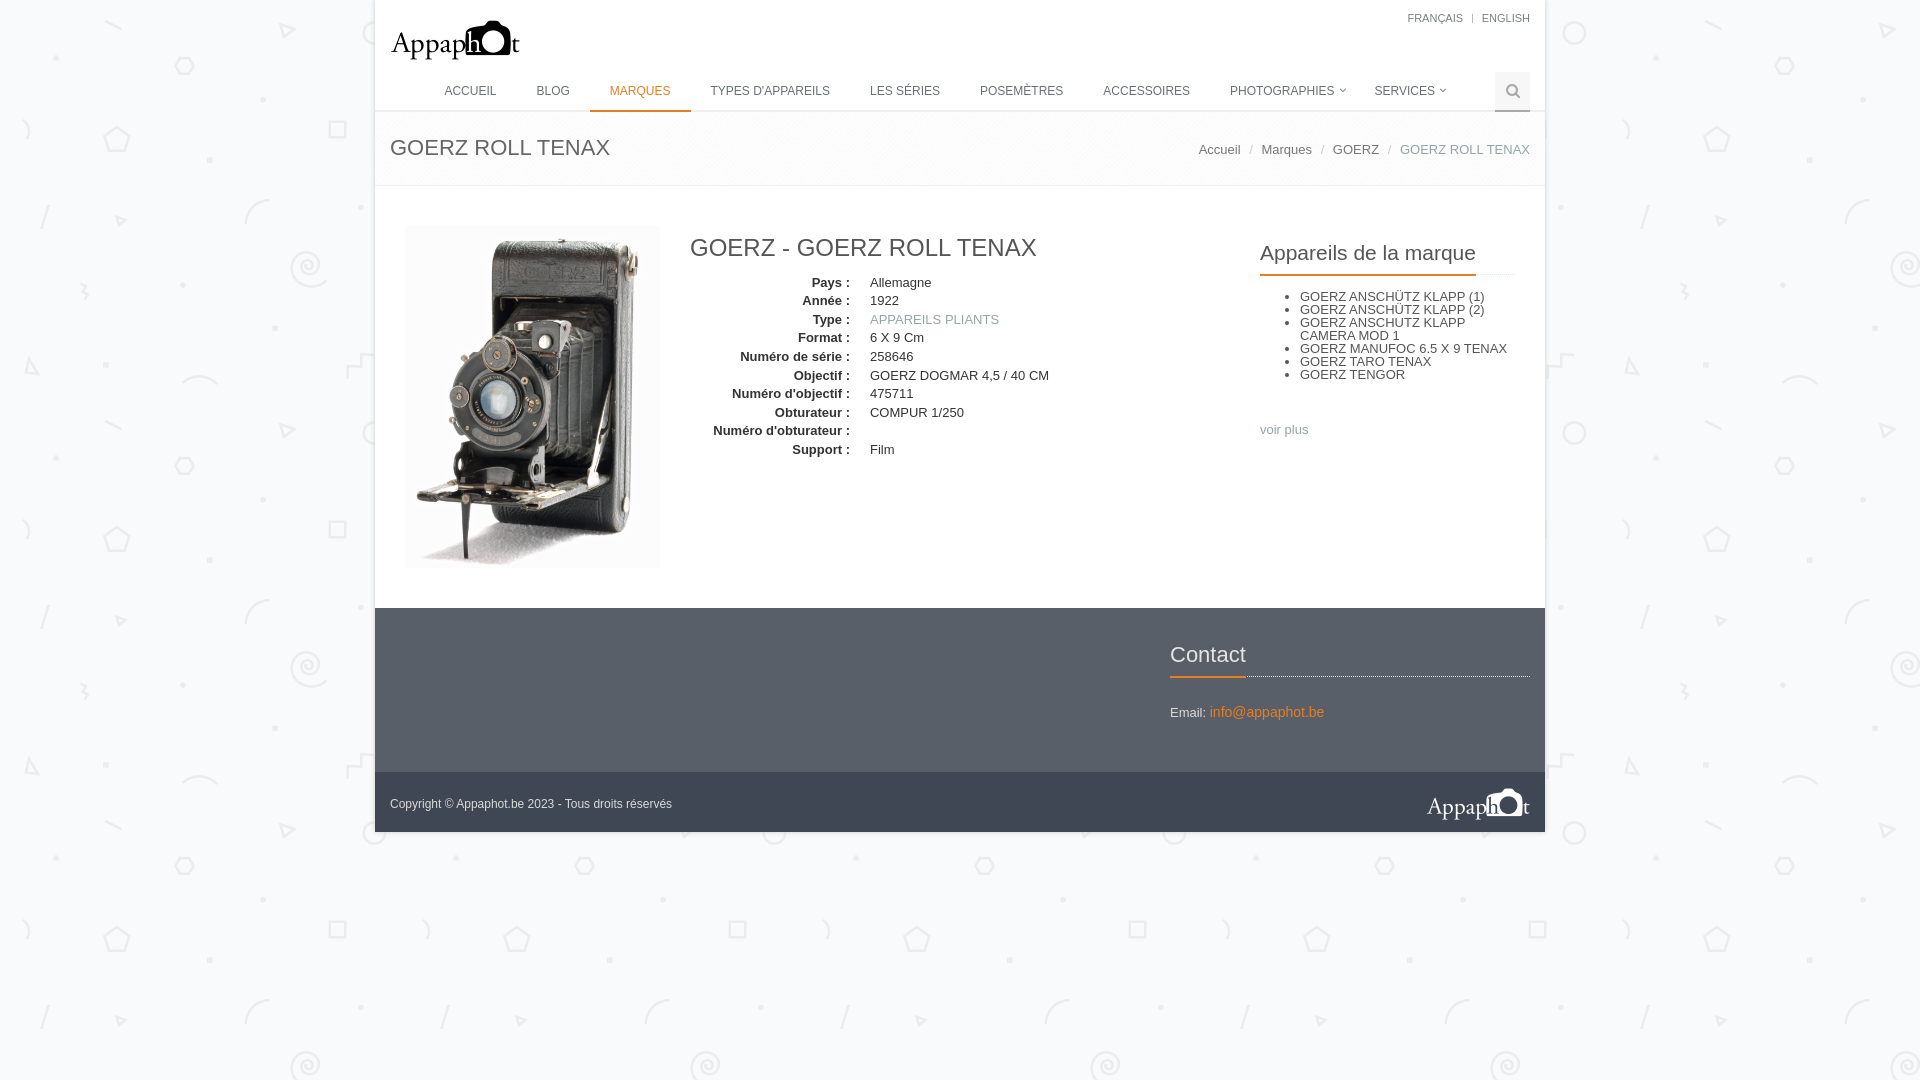 Image resolution: width=1920 pixels, height=1080 pixels. Describe the element at coordinates (1199, 148) in the screenshot. I see `'Accueil'` at that location.